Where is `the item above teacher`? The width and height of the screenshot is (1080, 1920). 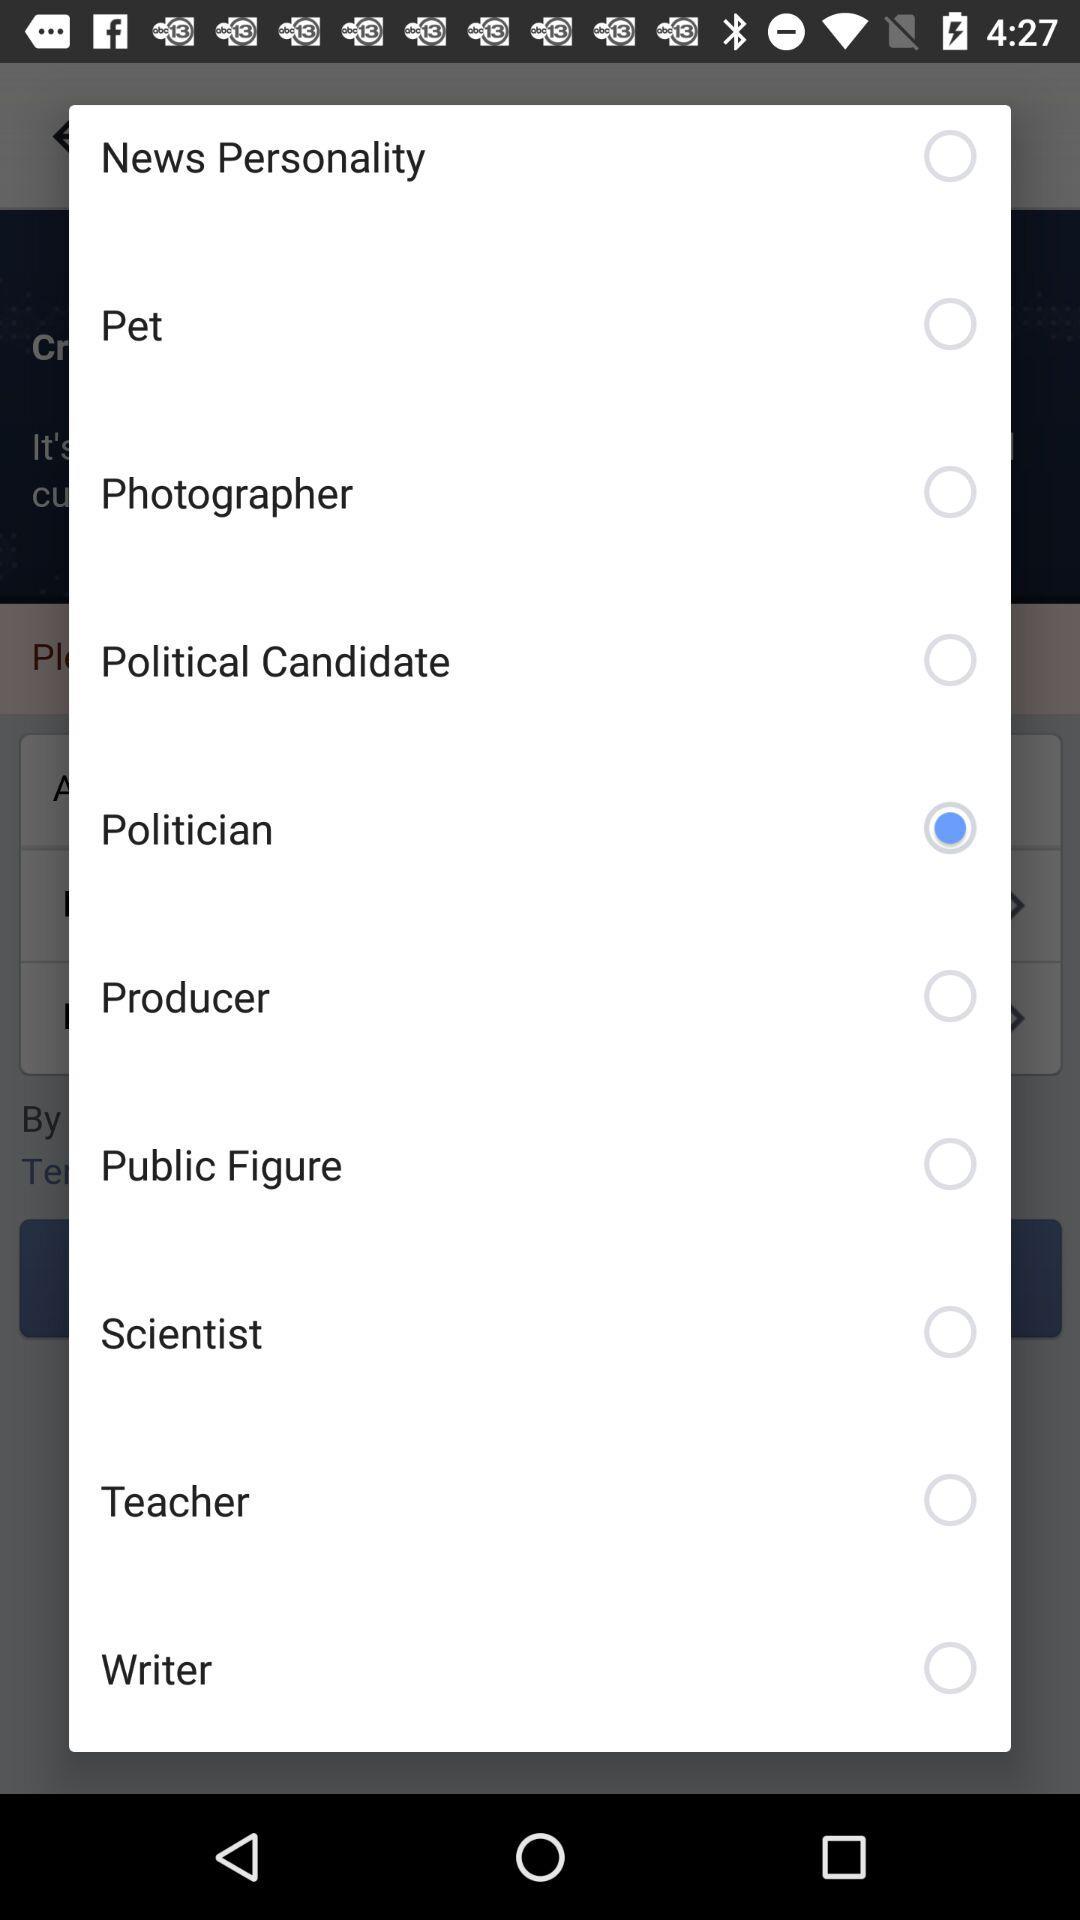
the item above teacher is located at coordinates (540, 1331).